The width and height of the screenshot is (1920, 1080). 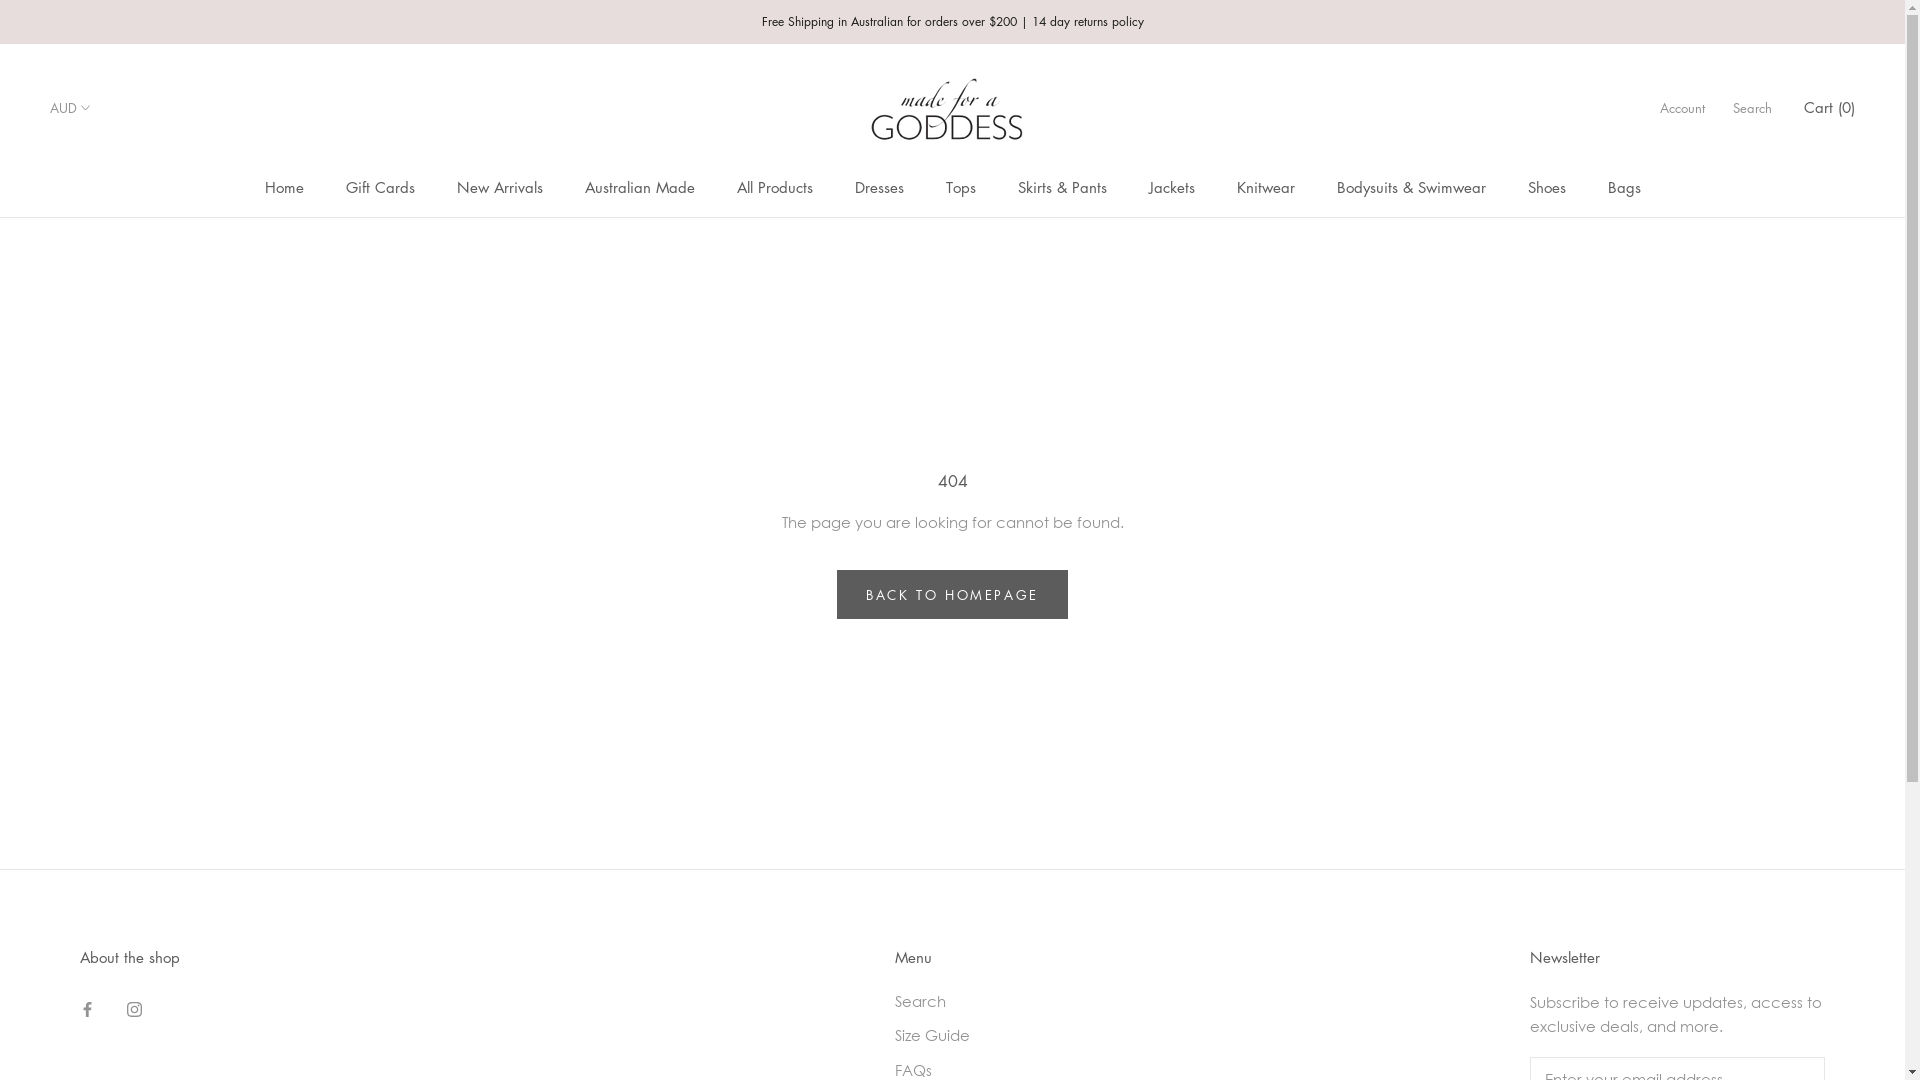 I want to click on 'Dresses, so click(x=878, y=186).